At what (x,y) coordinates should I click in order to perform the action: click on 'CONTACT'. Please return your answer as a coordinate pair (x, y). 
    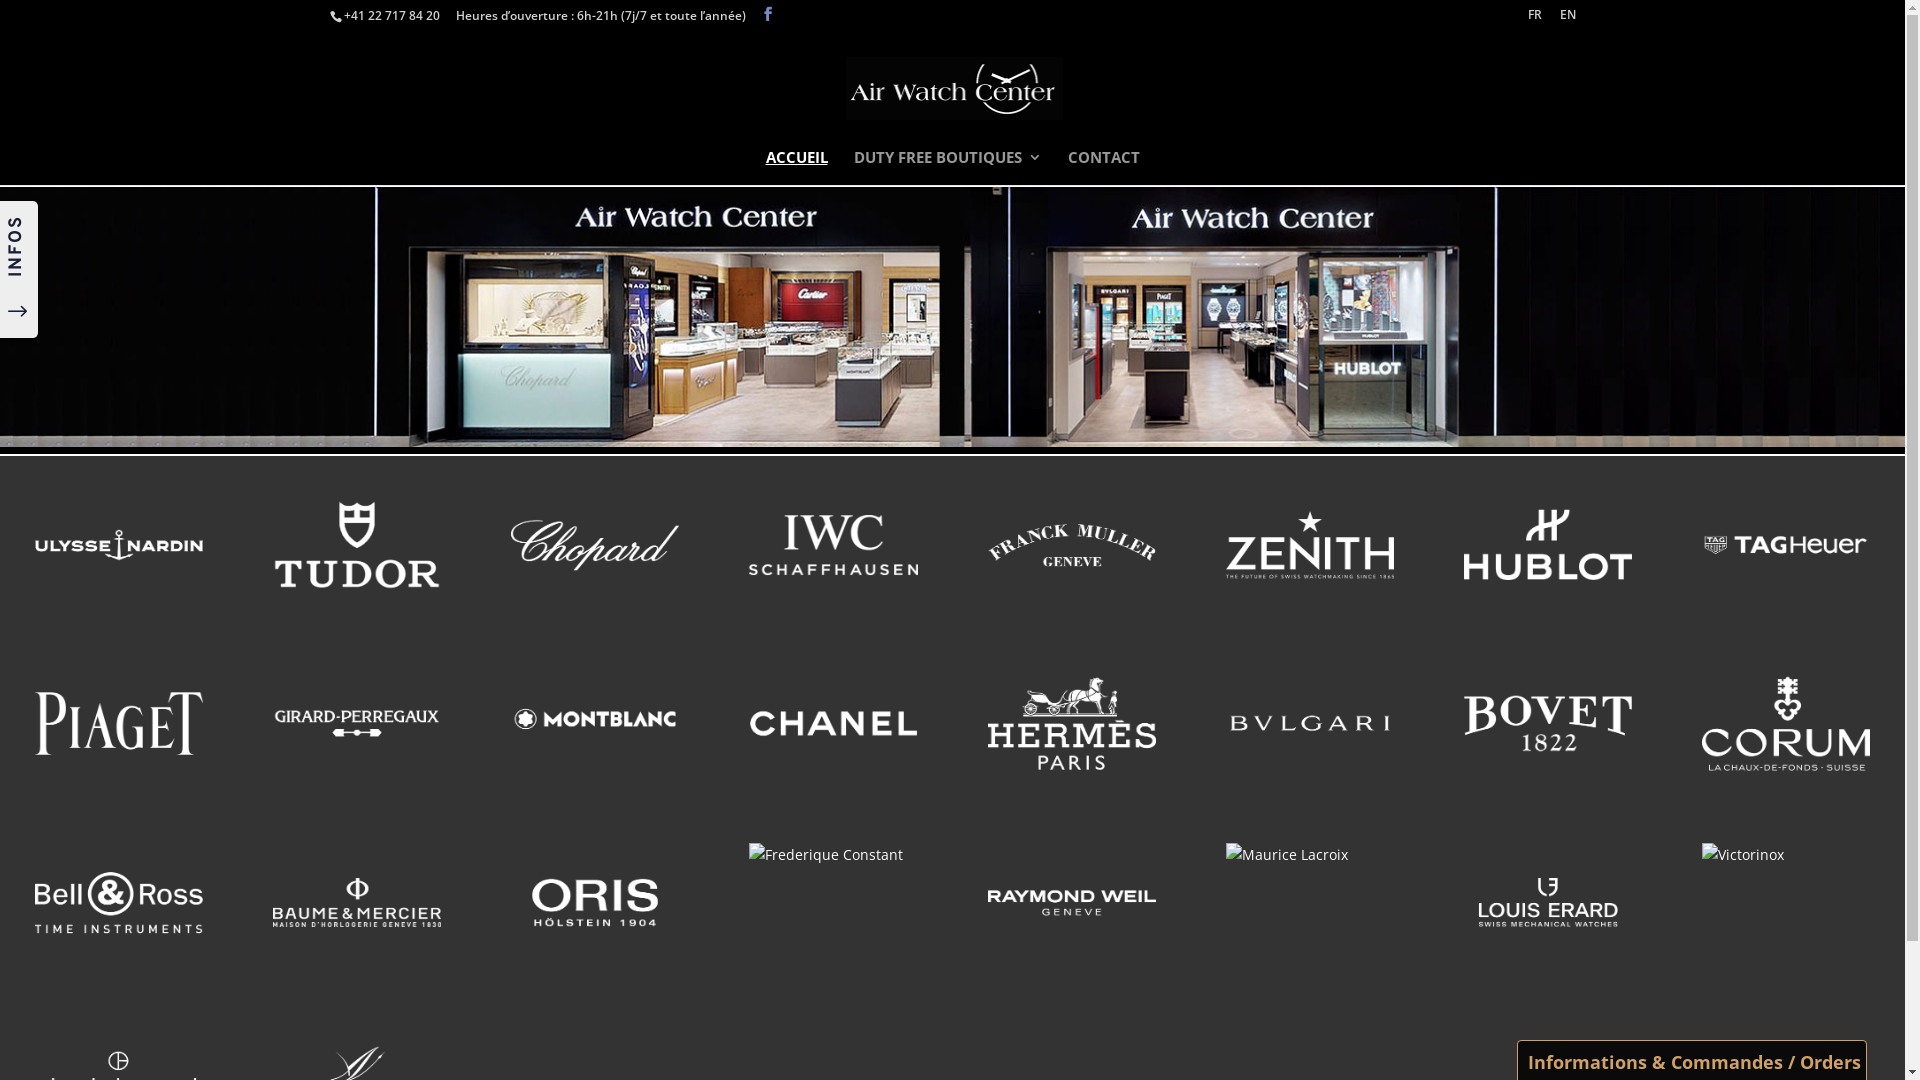
    Looking at the image, I should click on (1067, 166).